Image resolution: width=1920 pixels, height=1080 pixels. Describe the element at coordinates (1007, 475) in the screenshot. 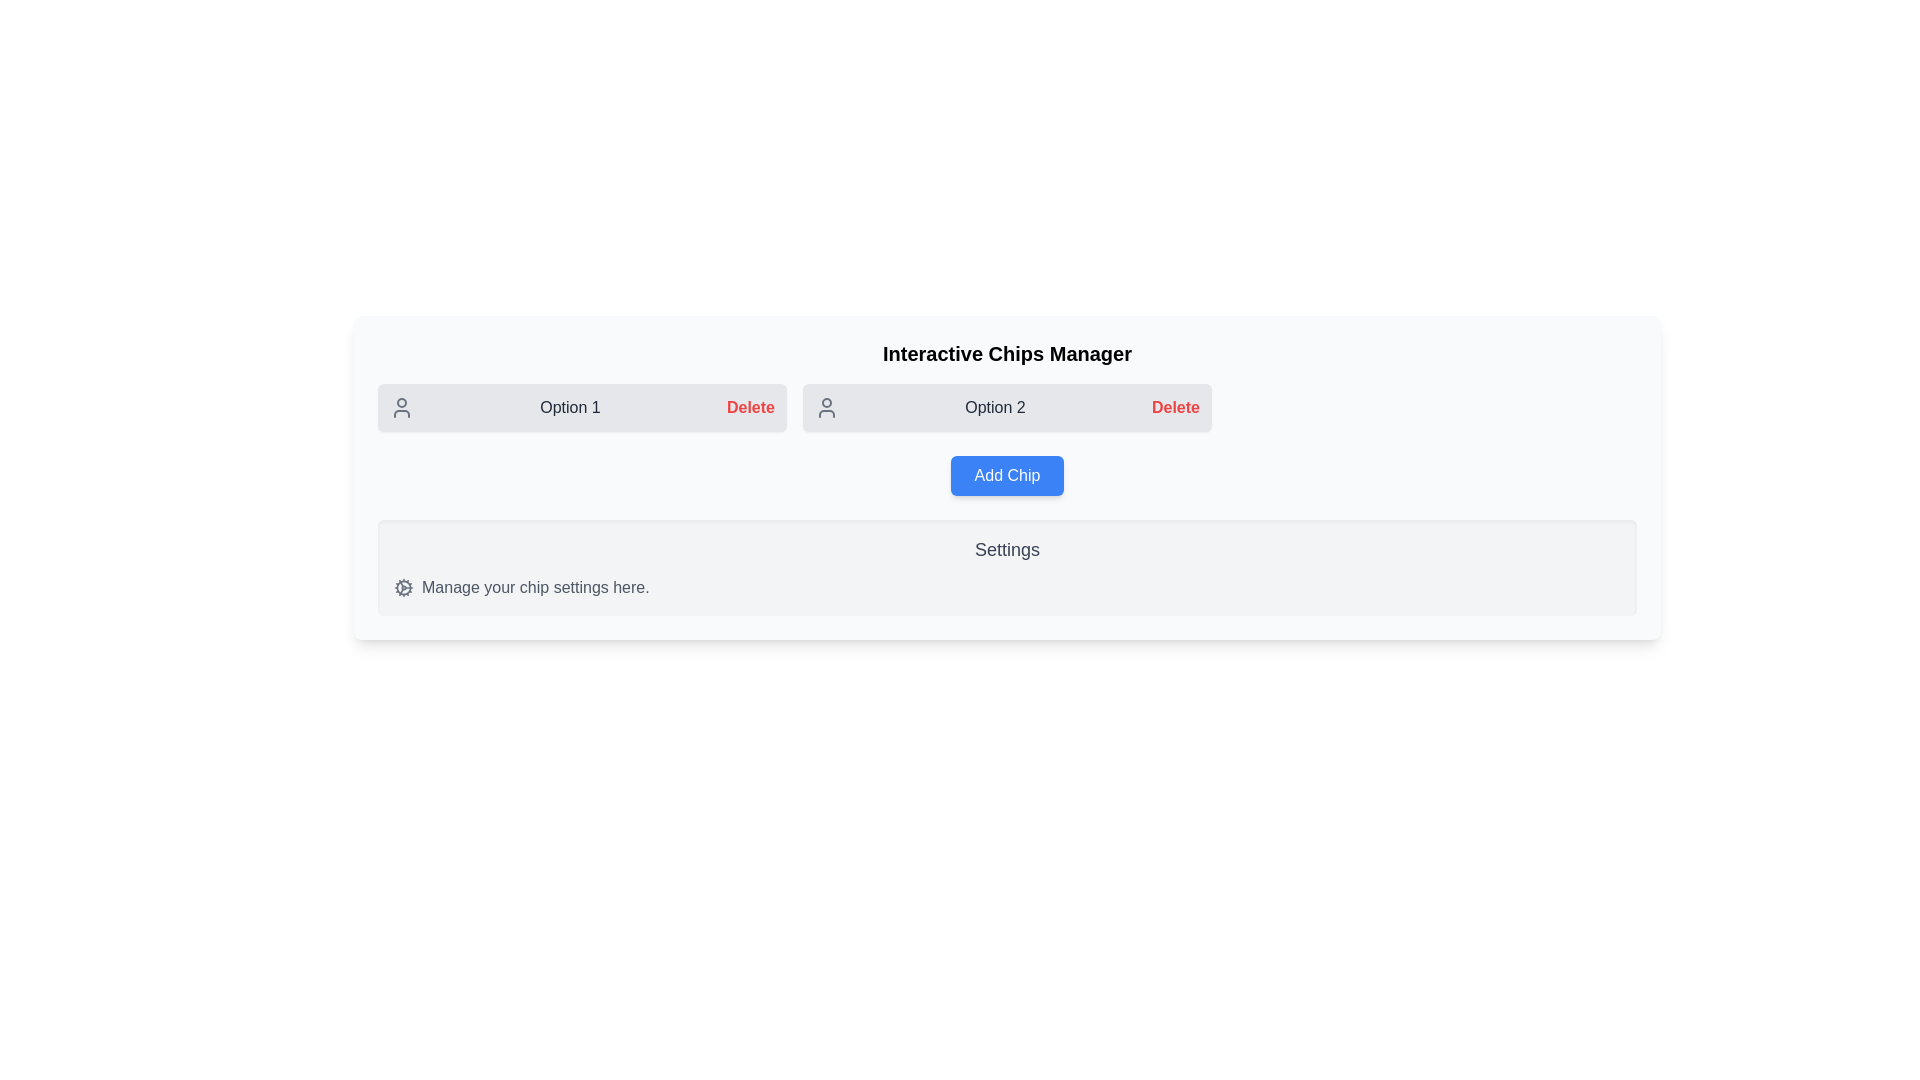

I see `the 'Add Chip' button to add a new chip` at that location.